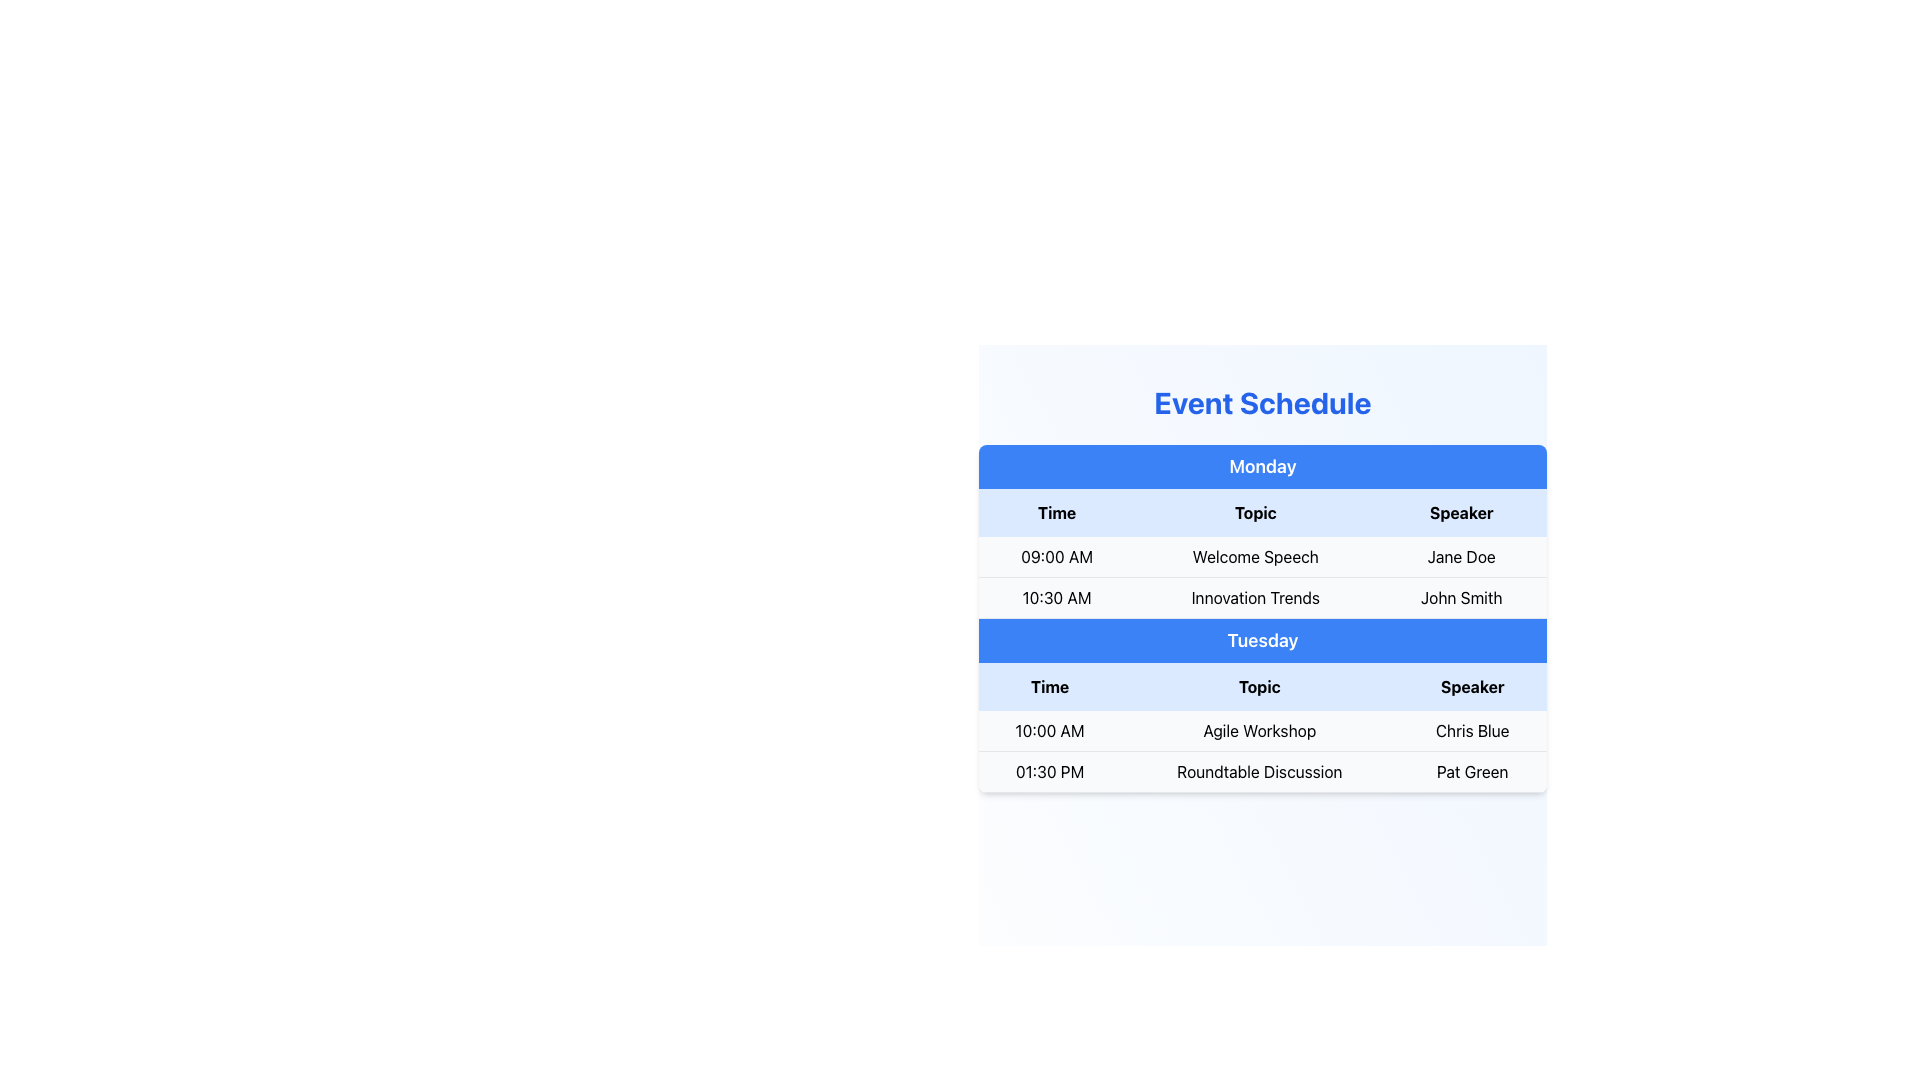 Image resolution: width=1920 pixels, height=1080 pixels. Describe the element at coordinates (1472, 731) in the screenshot. I see `text of the Text Label representing the speaker's name in the 'Speaker' column of the Tuesday row for 'Agile Workshop'` at that location.